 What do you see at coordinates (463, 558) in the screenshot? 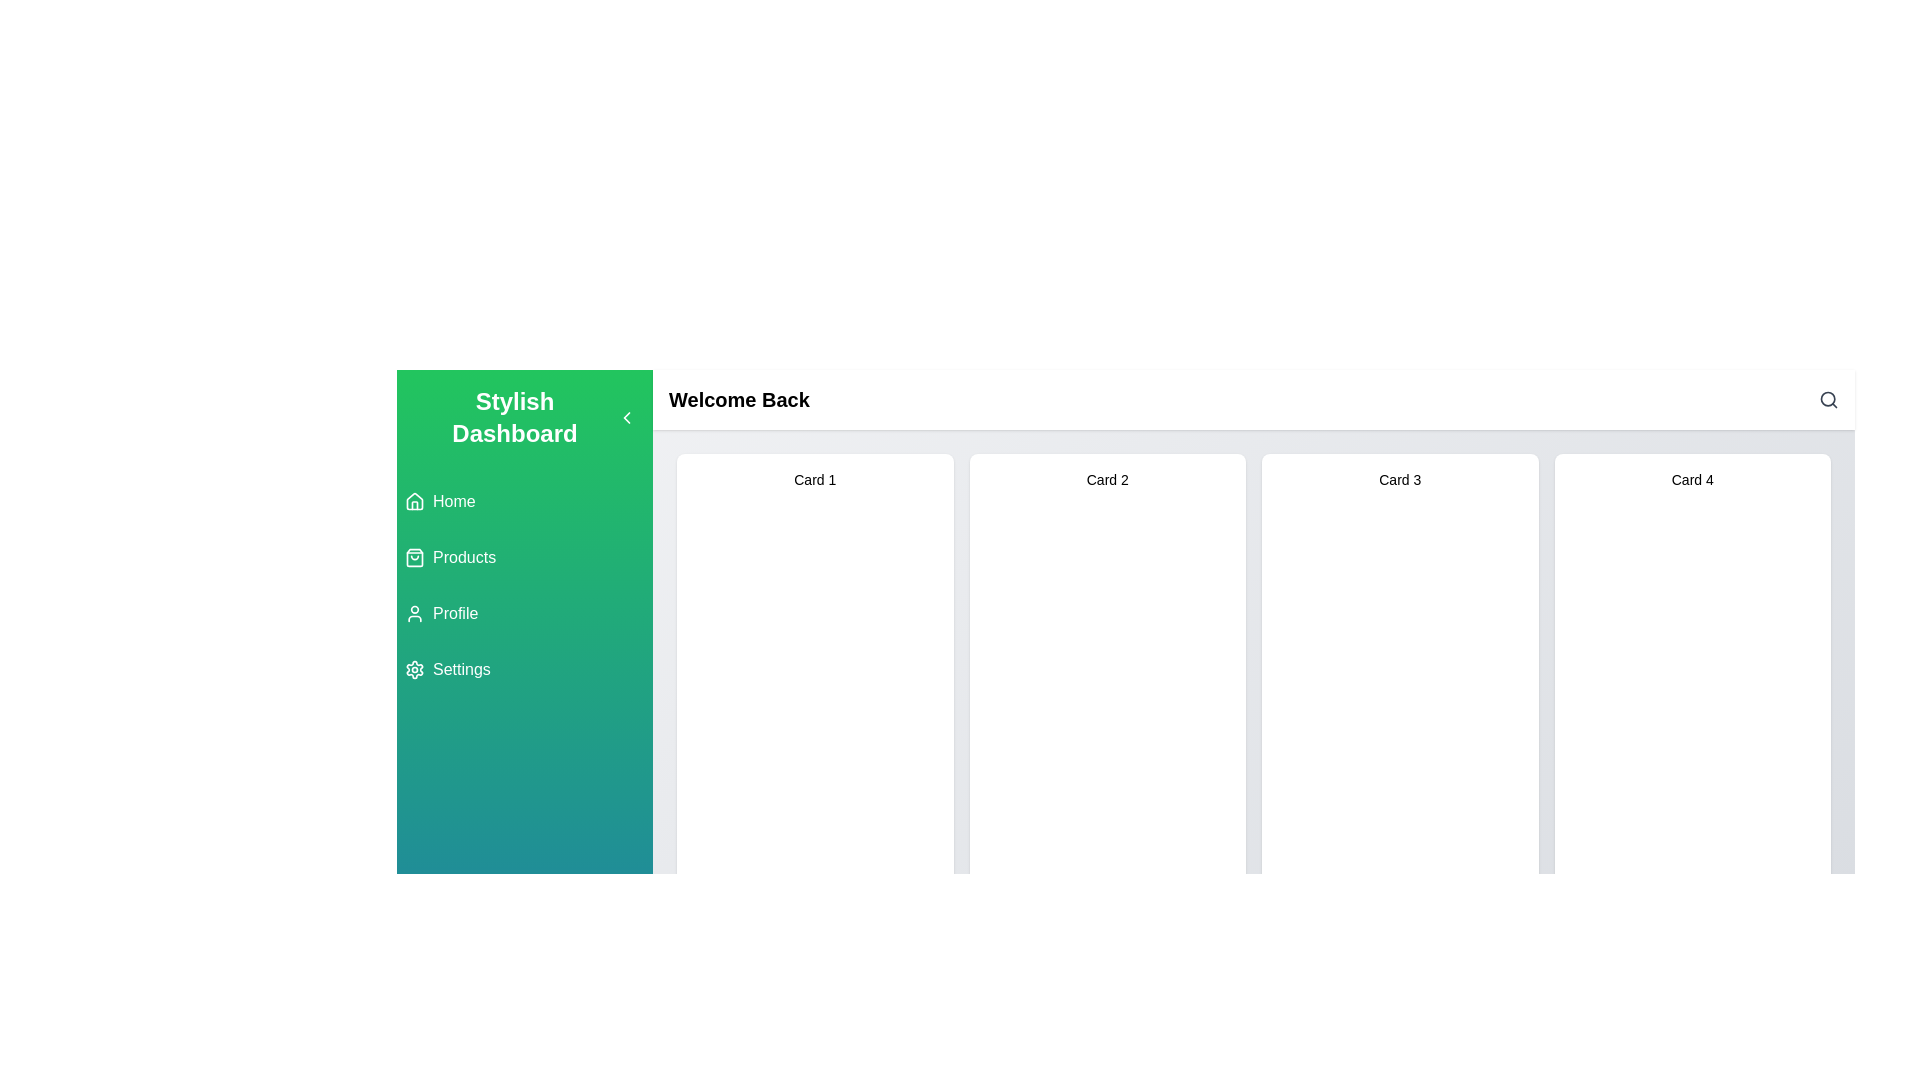
I see `the 'Products' text label located within the sidebar navigation` at bounding box center [463, 558].